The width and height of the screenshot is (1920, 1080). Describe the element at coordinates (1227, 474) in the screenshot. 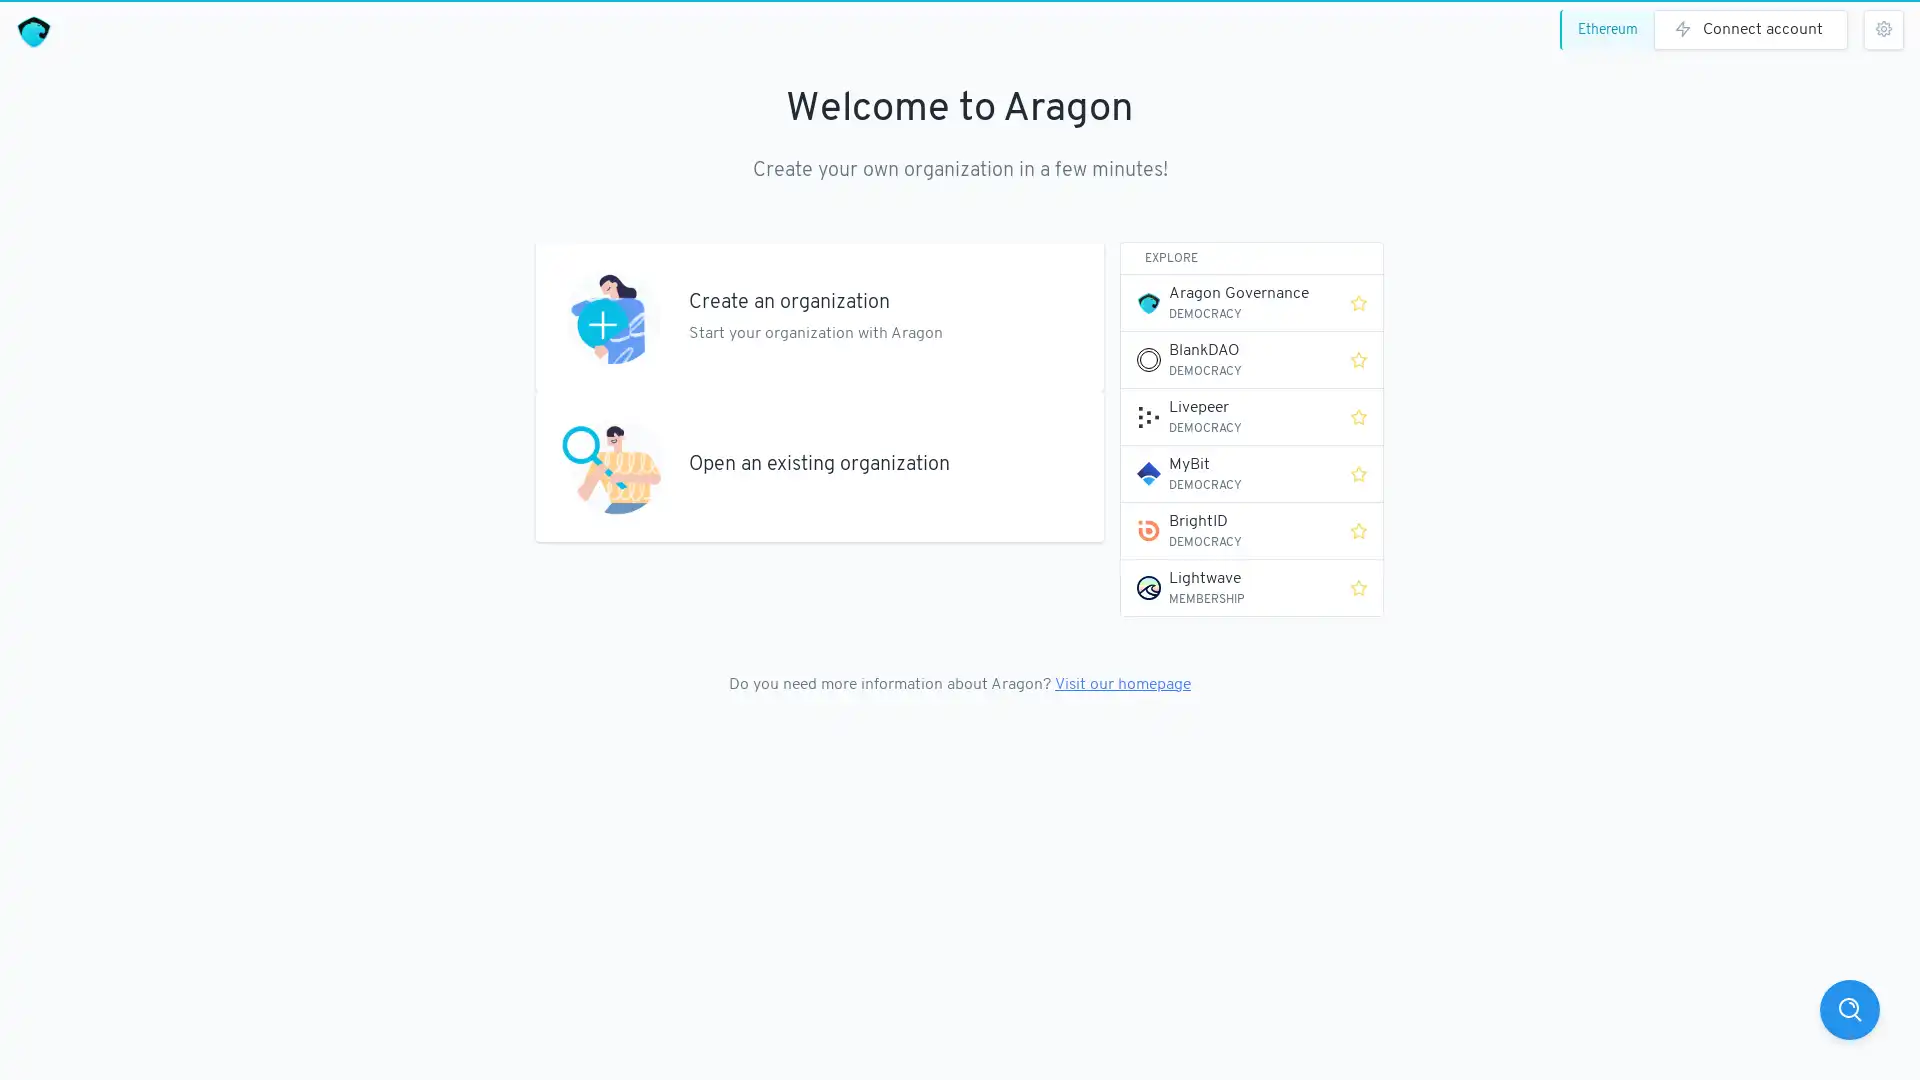

I see `MyBit DEMOCRACY` at that location.